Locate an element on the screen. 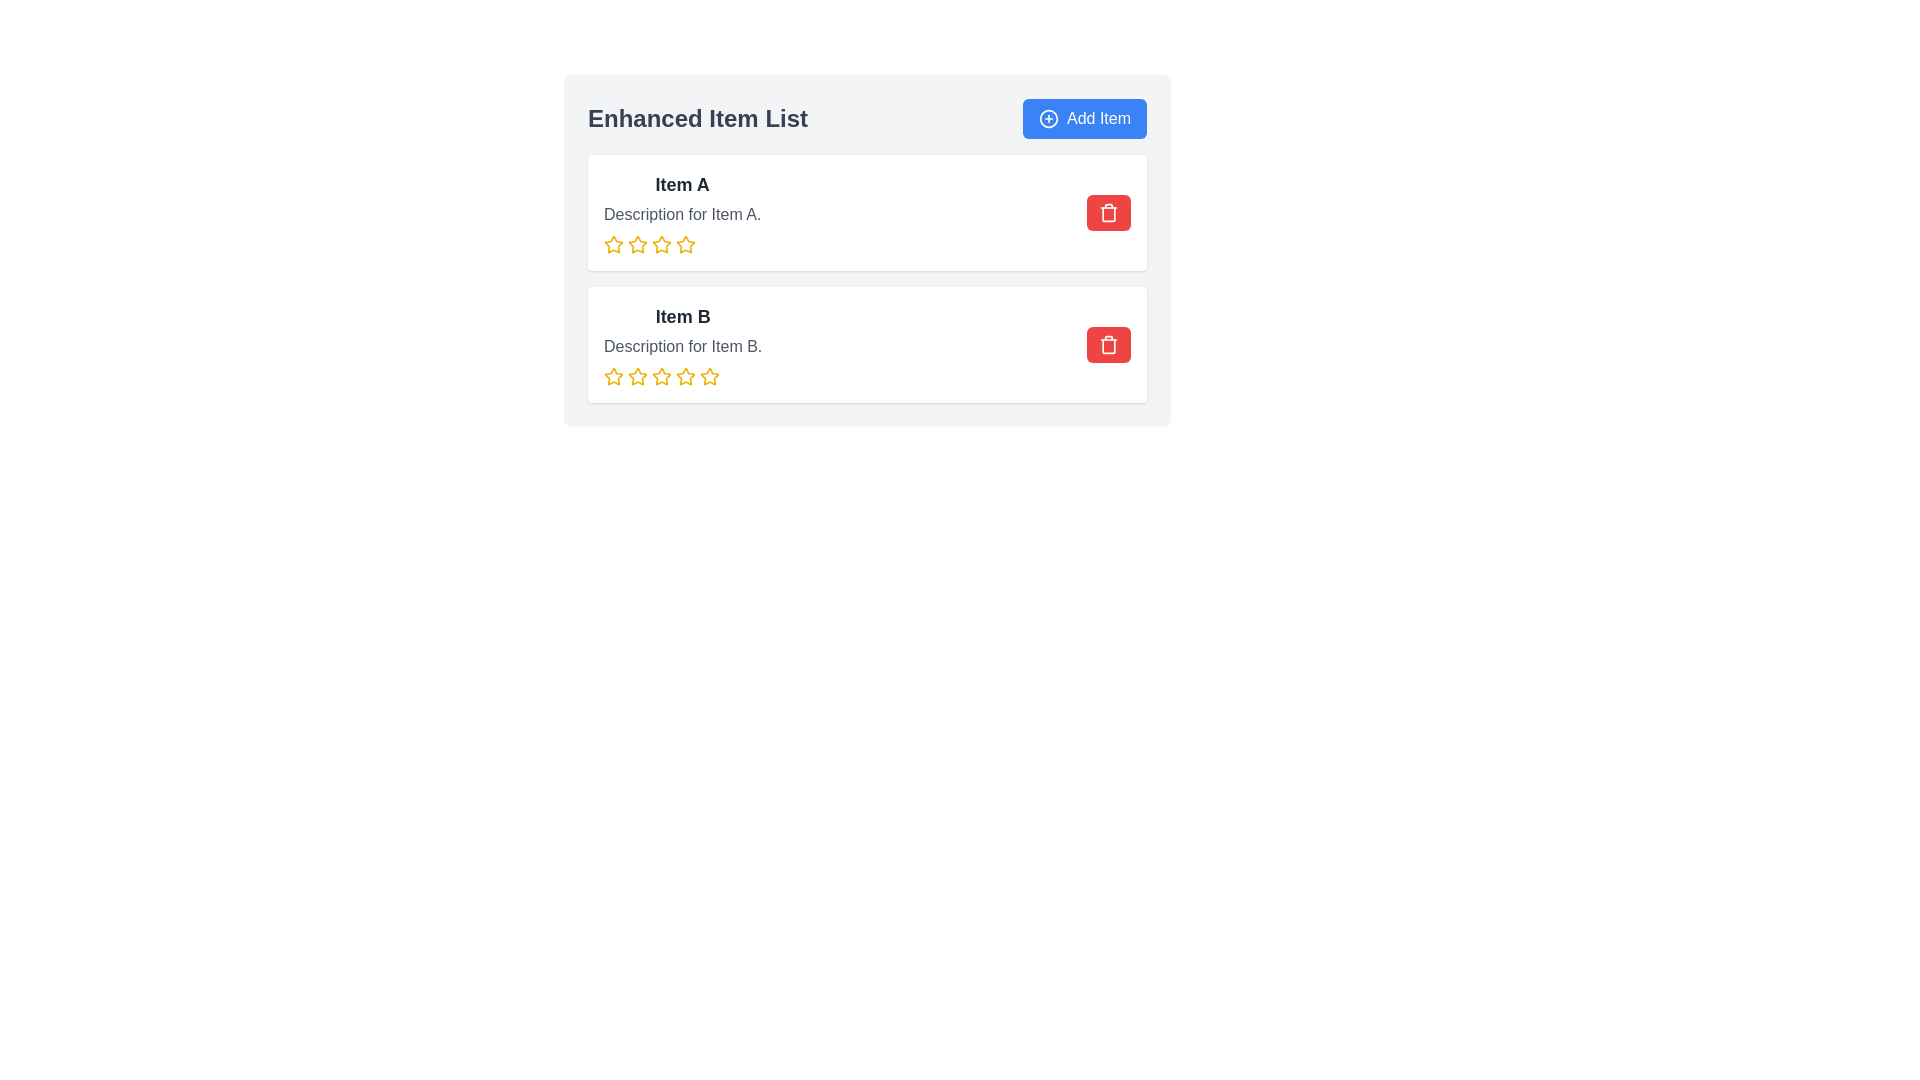  the fourth star-shaped icon representing a rating for 'Item A' is located at coordinates (686, 244).